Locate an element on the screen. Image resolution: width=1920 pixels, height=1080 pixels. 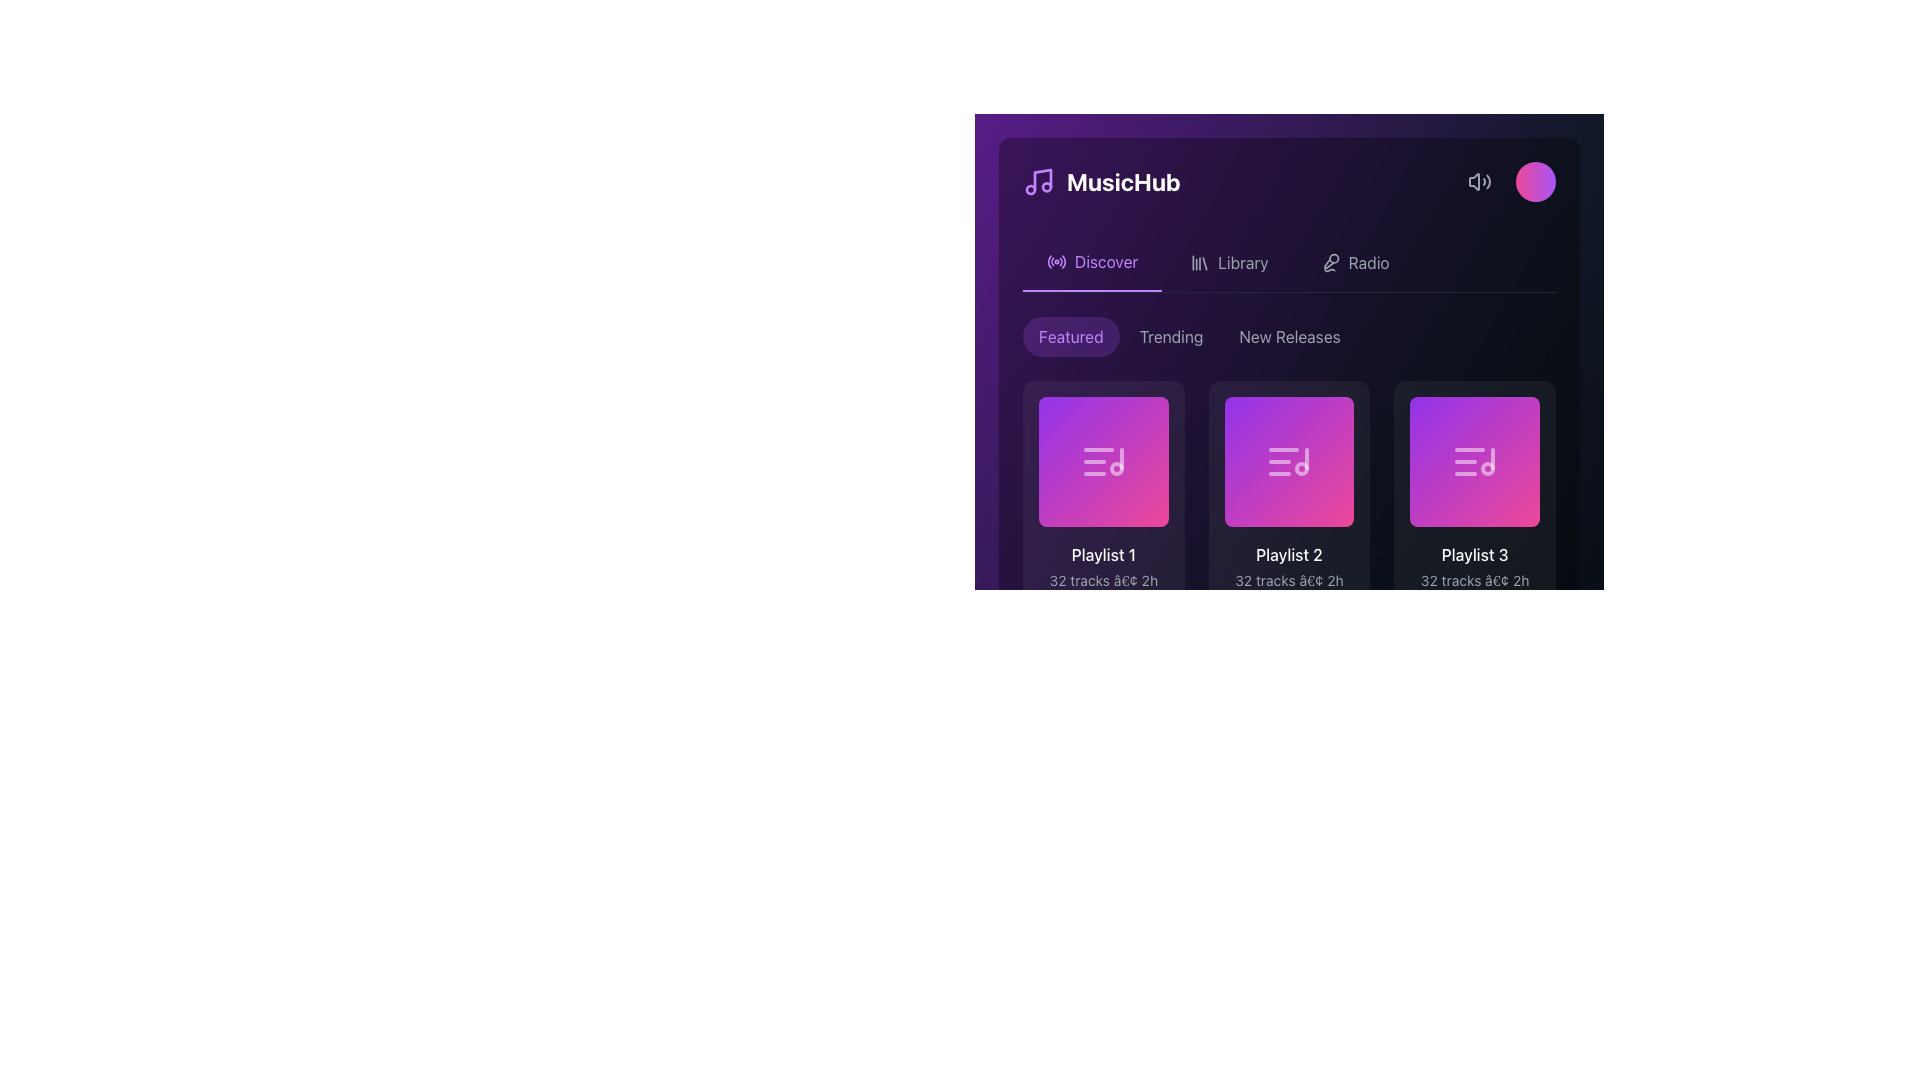
the 'Trending' button, which is a capsule-shaped text button located between 'Featured' and 'New Releases' in the horizontal button group is located at coordinates (1171, 335).